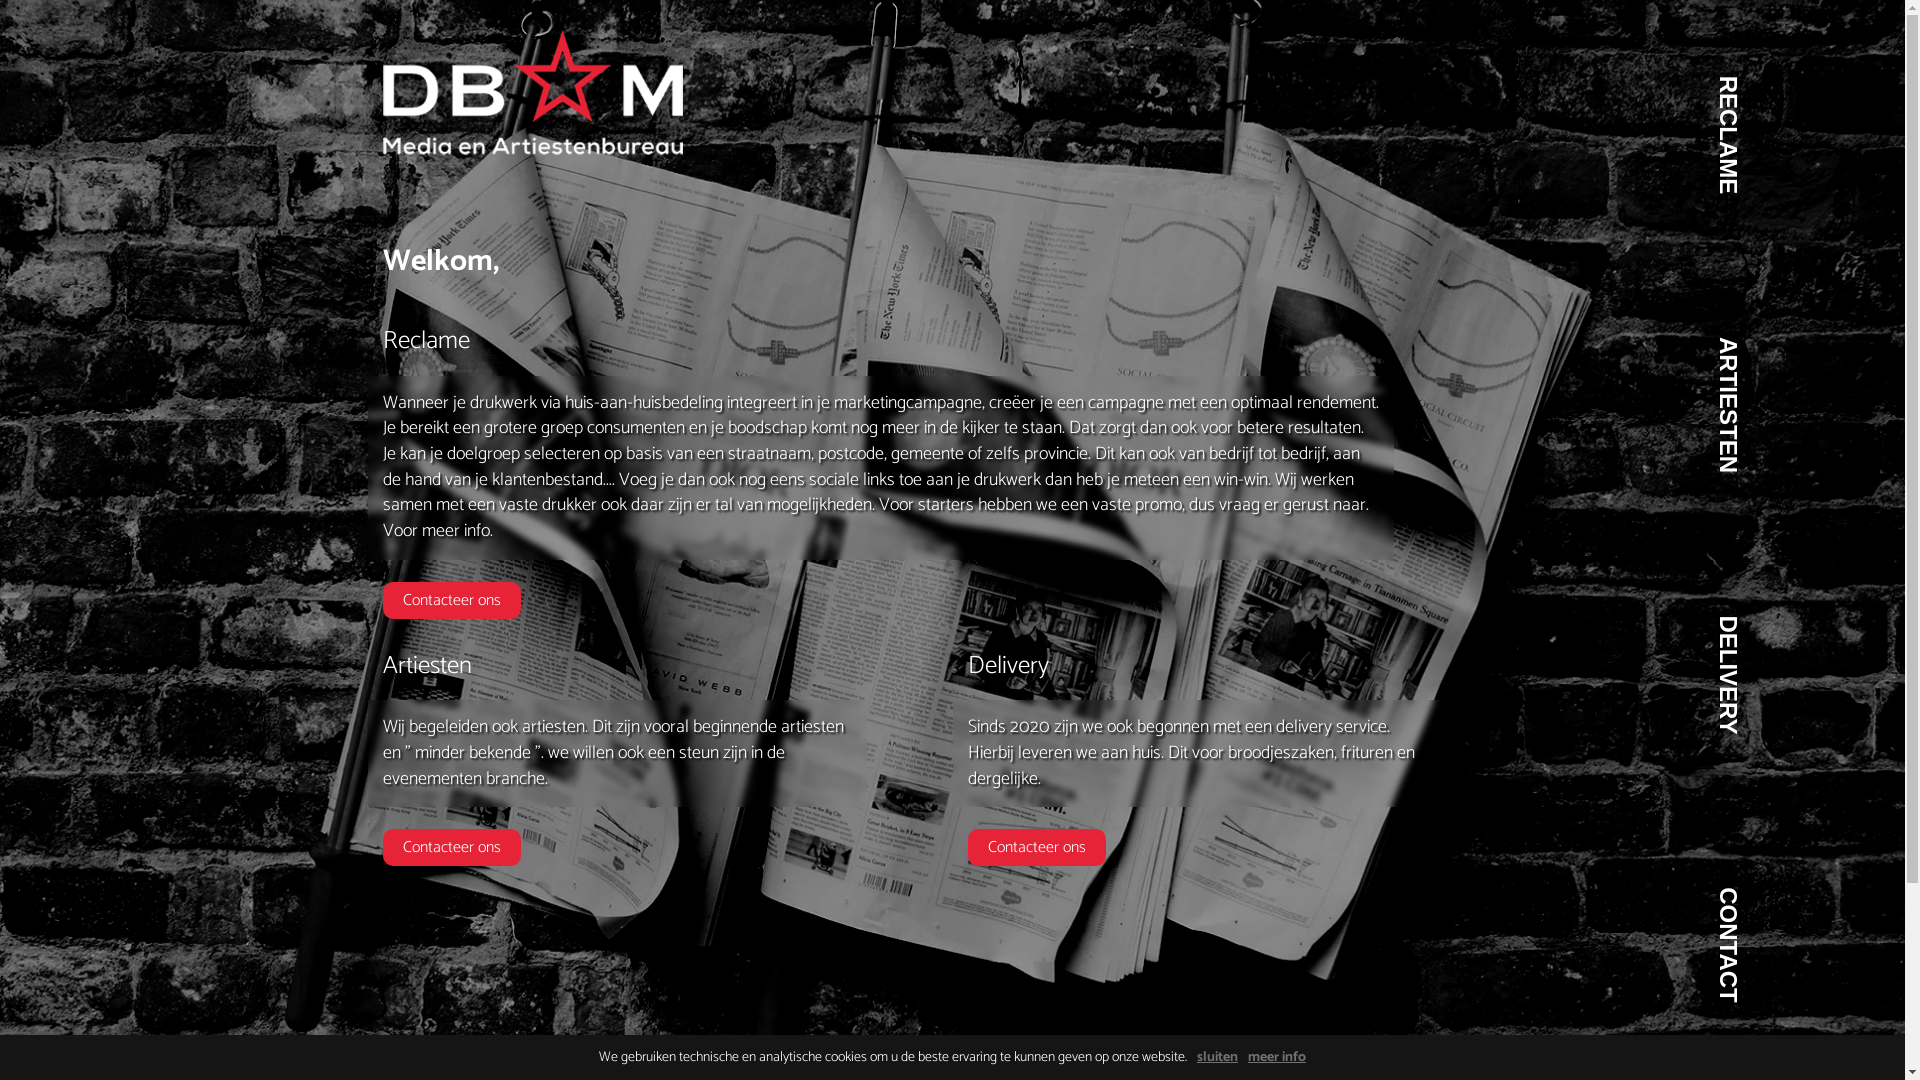 The width and height of the screenshot is (1920, 1080). What do you see at coordinates (1769, 92) in the screenshot?
I see `'RECLAME'` at bounding box center [1769, 92].